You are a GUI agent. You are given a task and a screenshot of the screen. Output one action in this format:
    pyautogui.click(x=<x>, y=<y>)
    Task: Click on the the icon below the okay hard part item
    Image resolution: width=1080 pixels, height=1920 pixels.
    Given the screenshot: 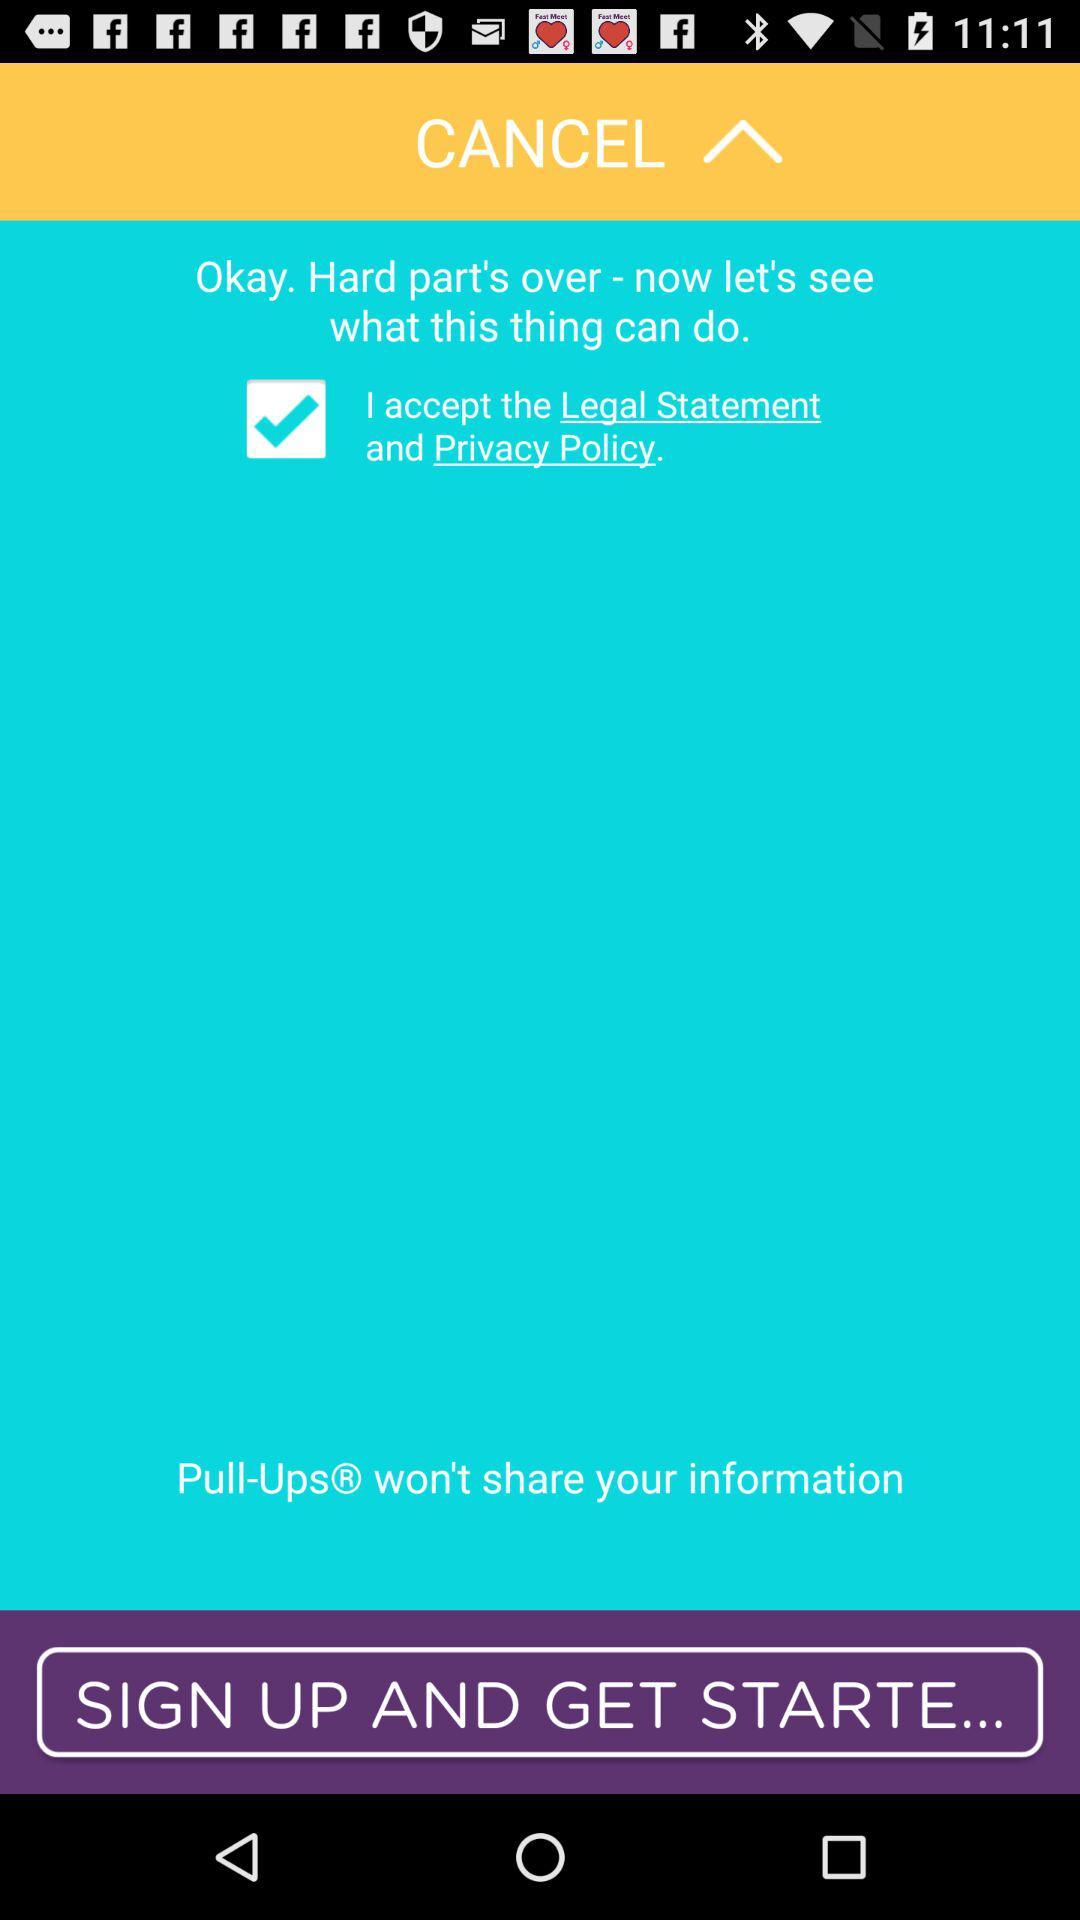 What is the action you would take?
    pyautogui.click(x=578, y=424)
    